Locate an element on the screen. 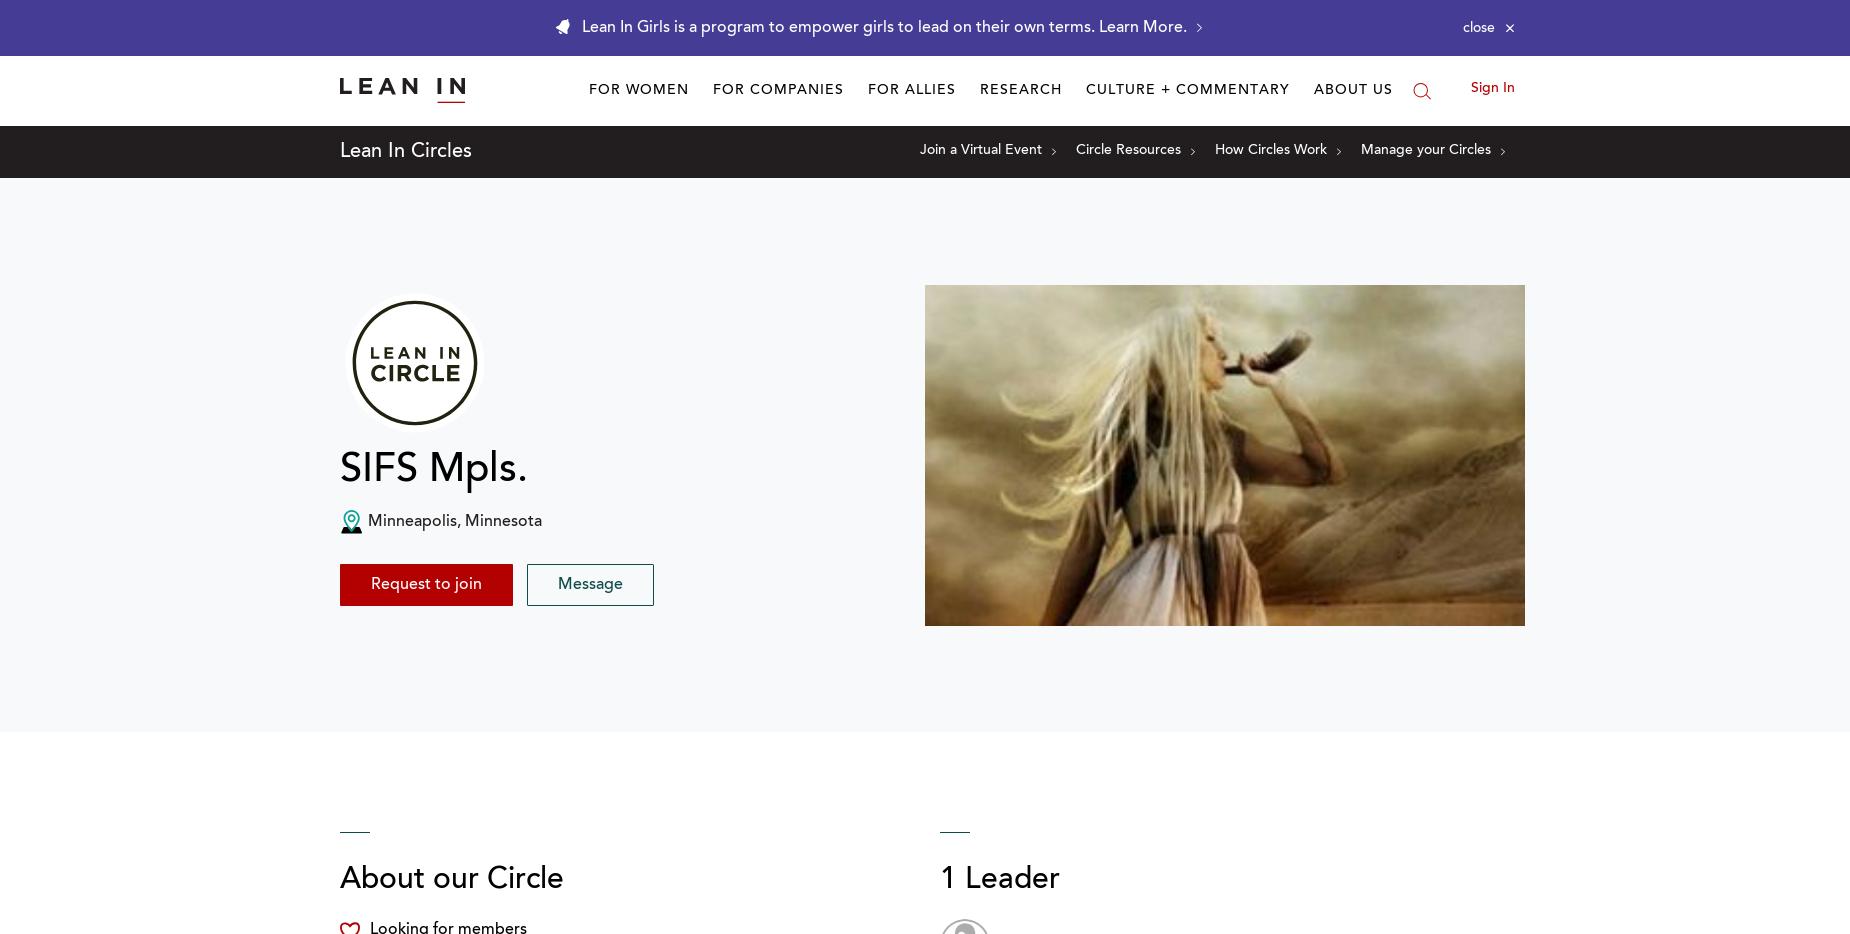 Image resolution: width=1850 pixels, height=934 pixels. 'Minneapolis, Minnesota' is located at coordinates (452, 522).